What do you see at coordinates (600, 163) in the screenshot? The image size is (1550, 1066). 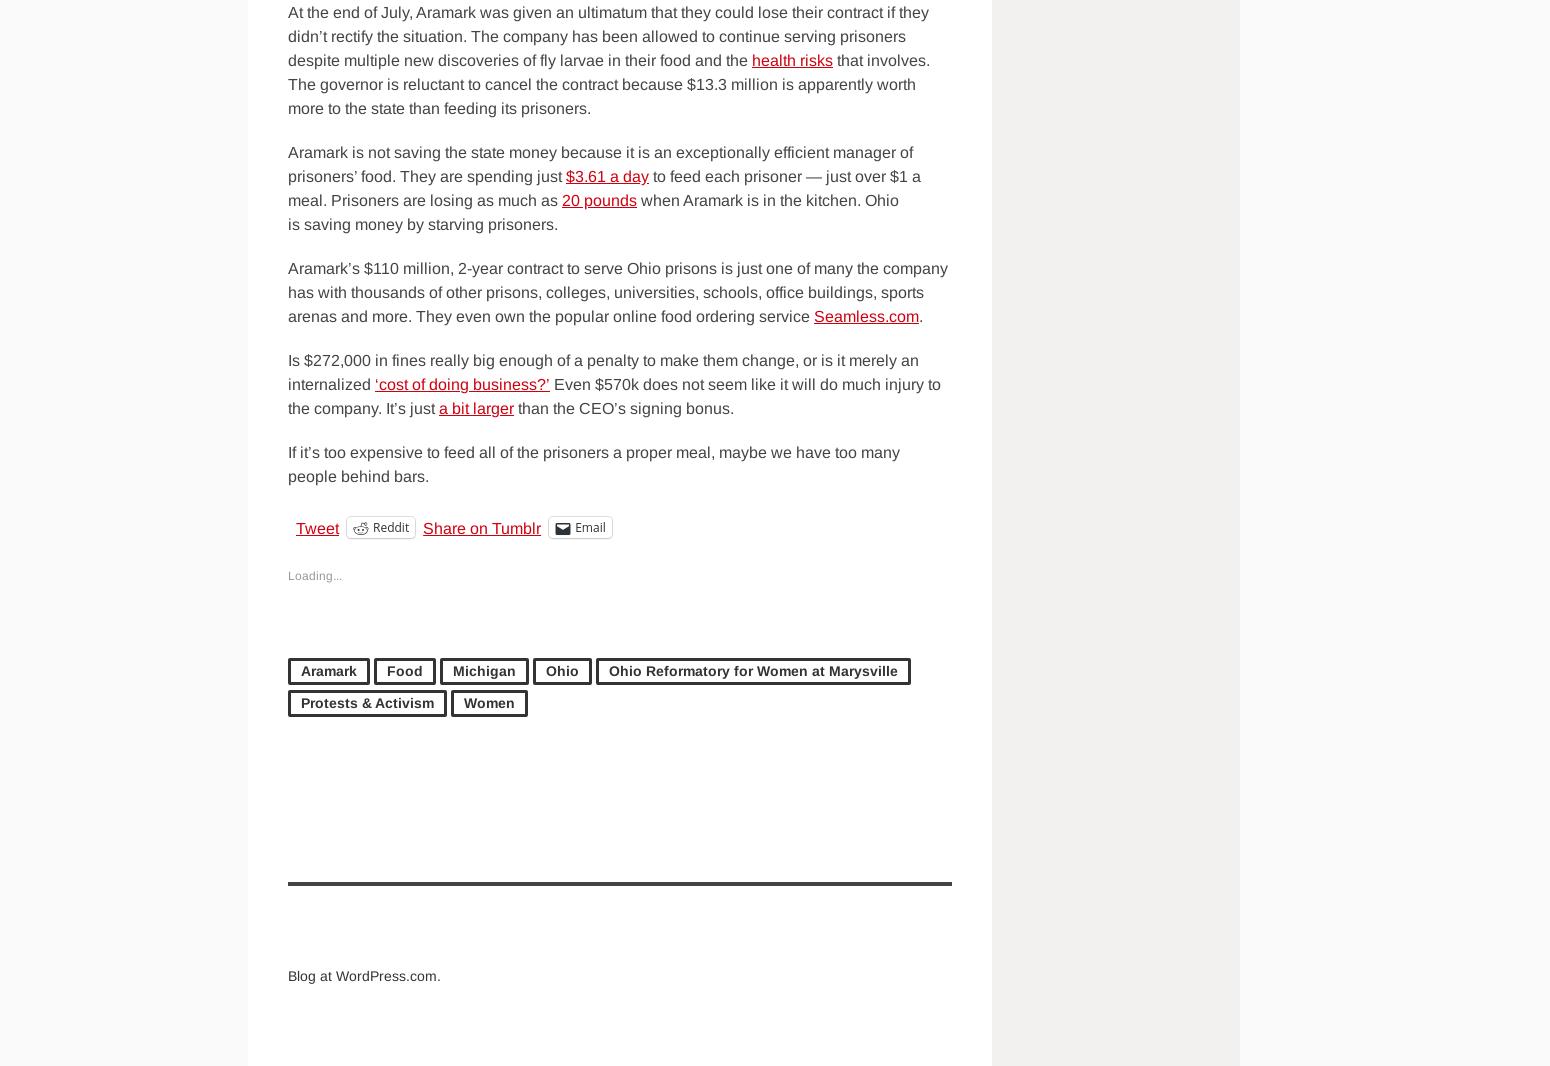 I see `'Aramark is not saving the state money because it is an exceptionally efficient manager of prisoners’ food. They are spending just'` at bounding box center [600, 163].